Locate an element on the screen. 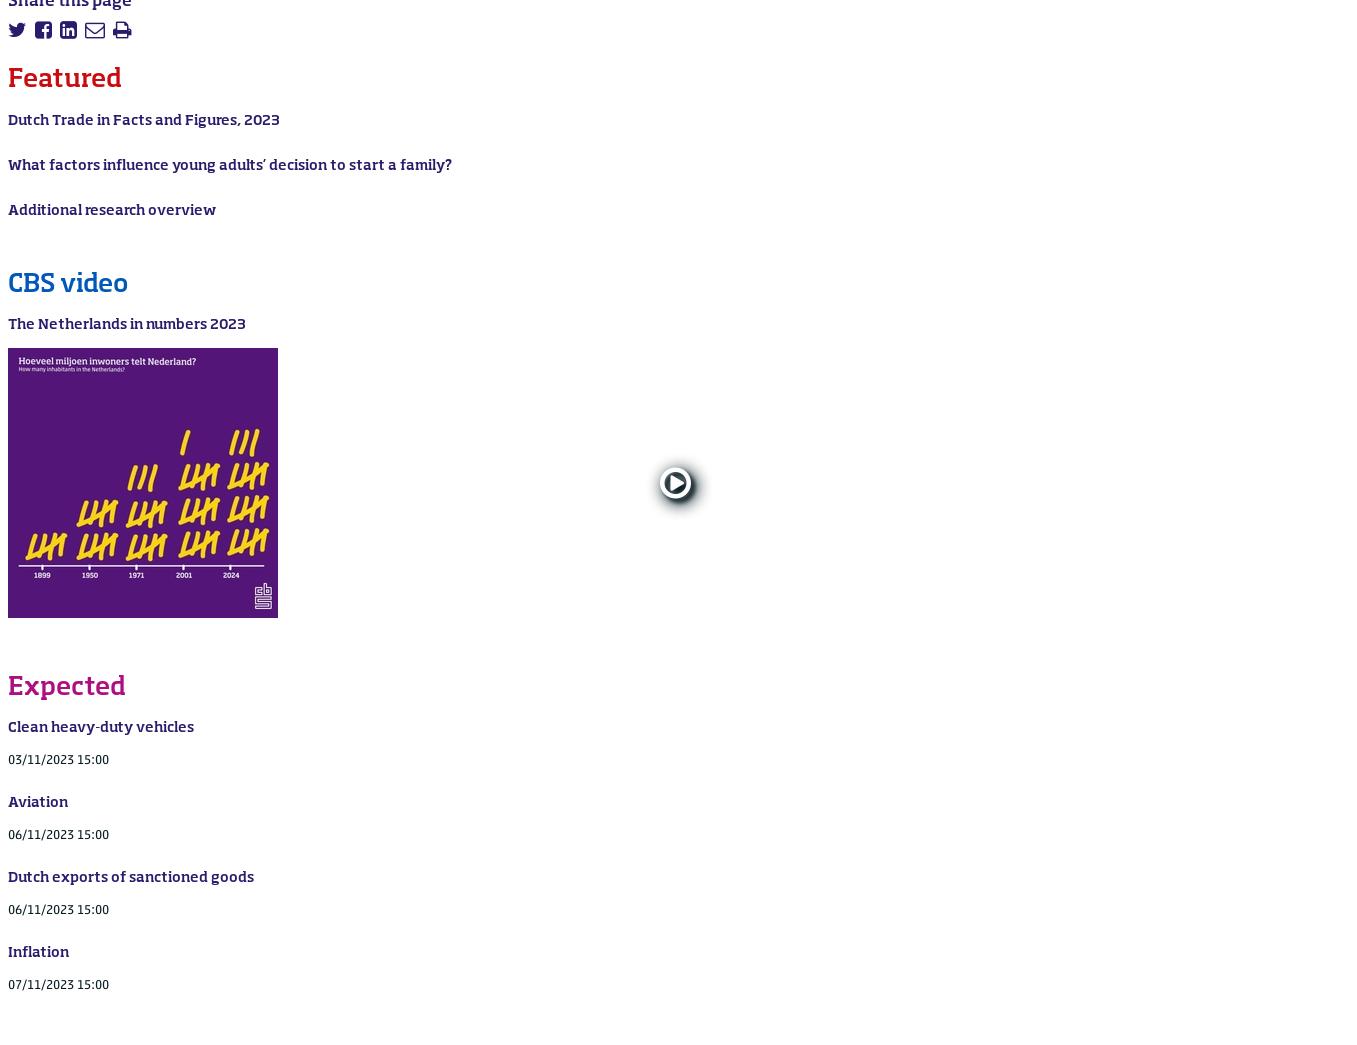 The height and width of the screenshot is (1045, 1357). '03/11/2023 15:00' is located at coordinates (58, 759).